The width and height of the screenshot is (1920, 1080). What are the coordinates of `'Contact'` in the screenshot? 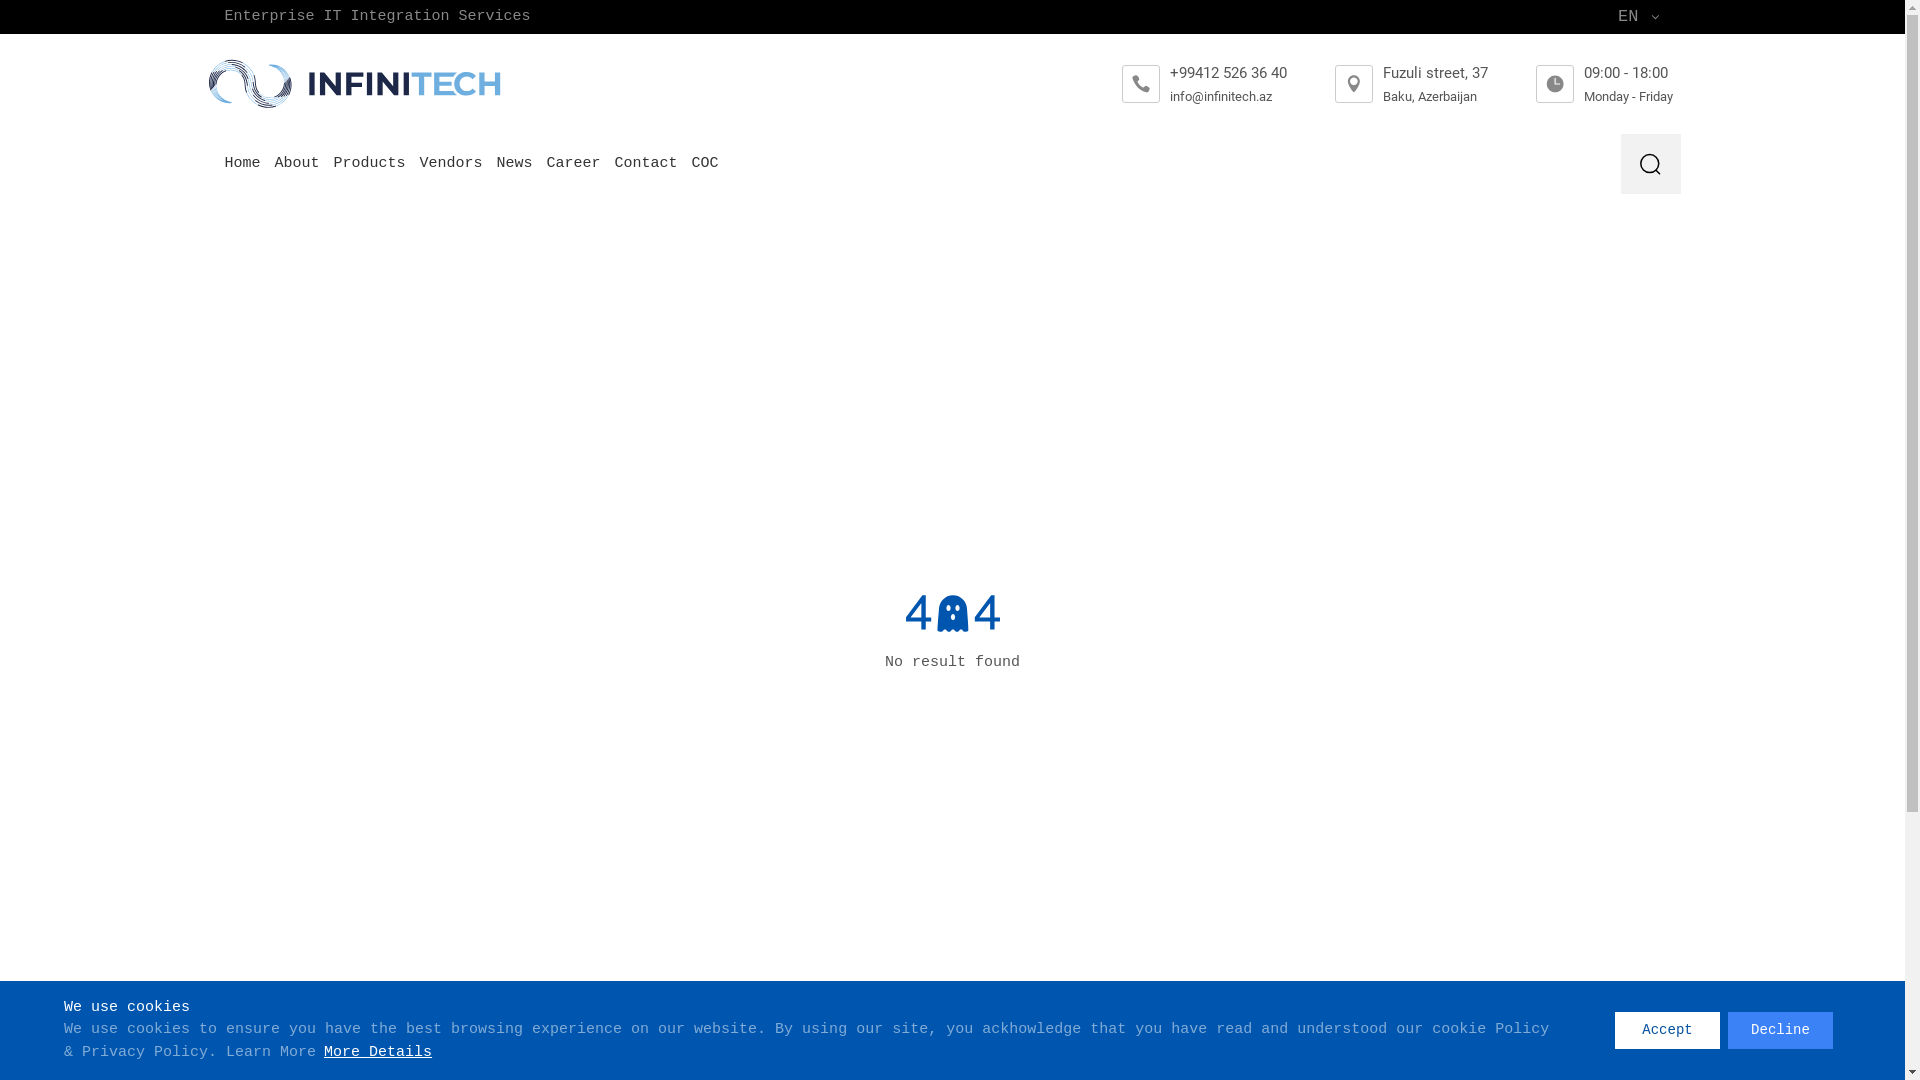 It's located at (613, 163).